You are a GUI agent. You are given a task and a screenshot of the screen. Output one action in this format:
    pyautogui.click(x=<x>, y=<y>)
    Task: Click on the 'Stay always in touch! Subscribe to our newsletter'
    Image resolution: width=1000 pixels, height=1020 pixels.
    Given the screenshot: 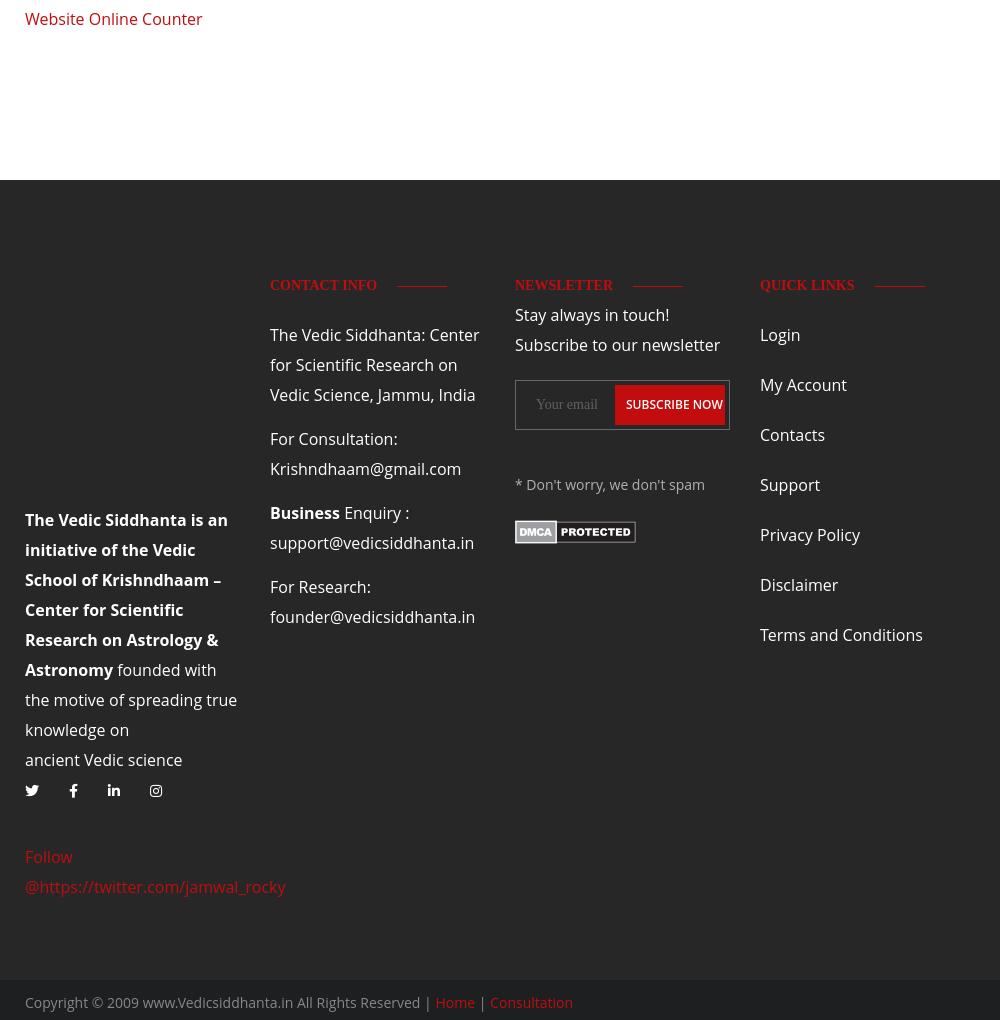 What is the action you would take?
    pyautogui.click(x=616, y=328)
    